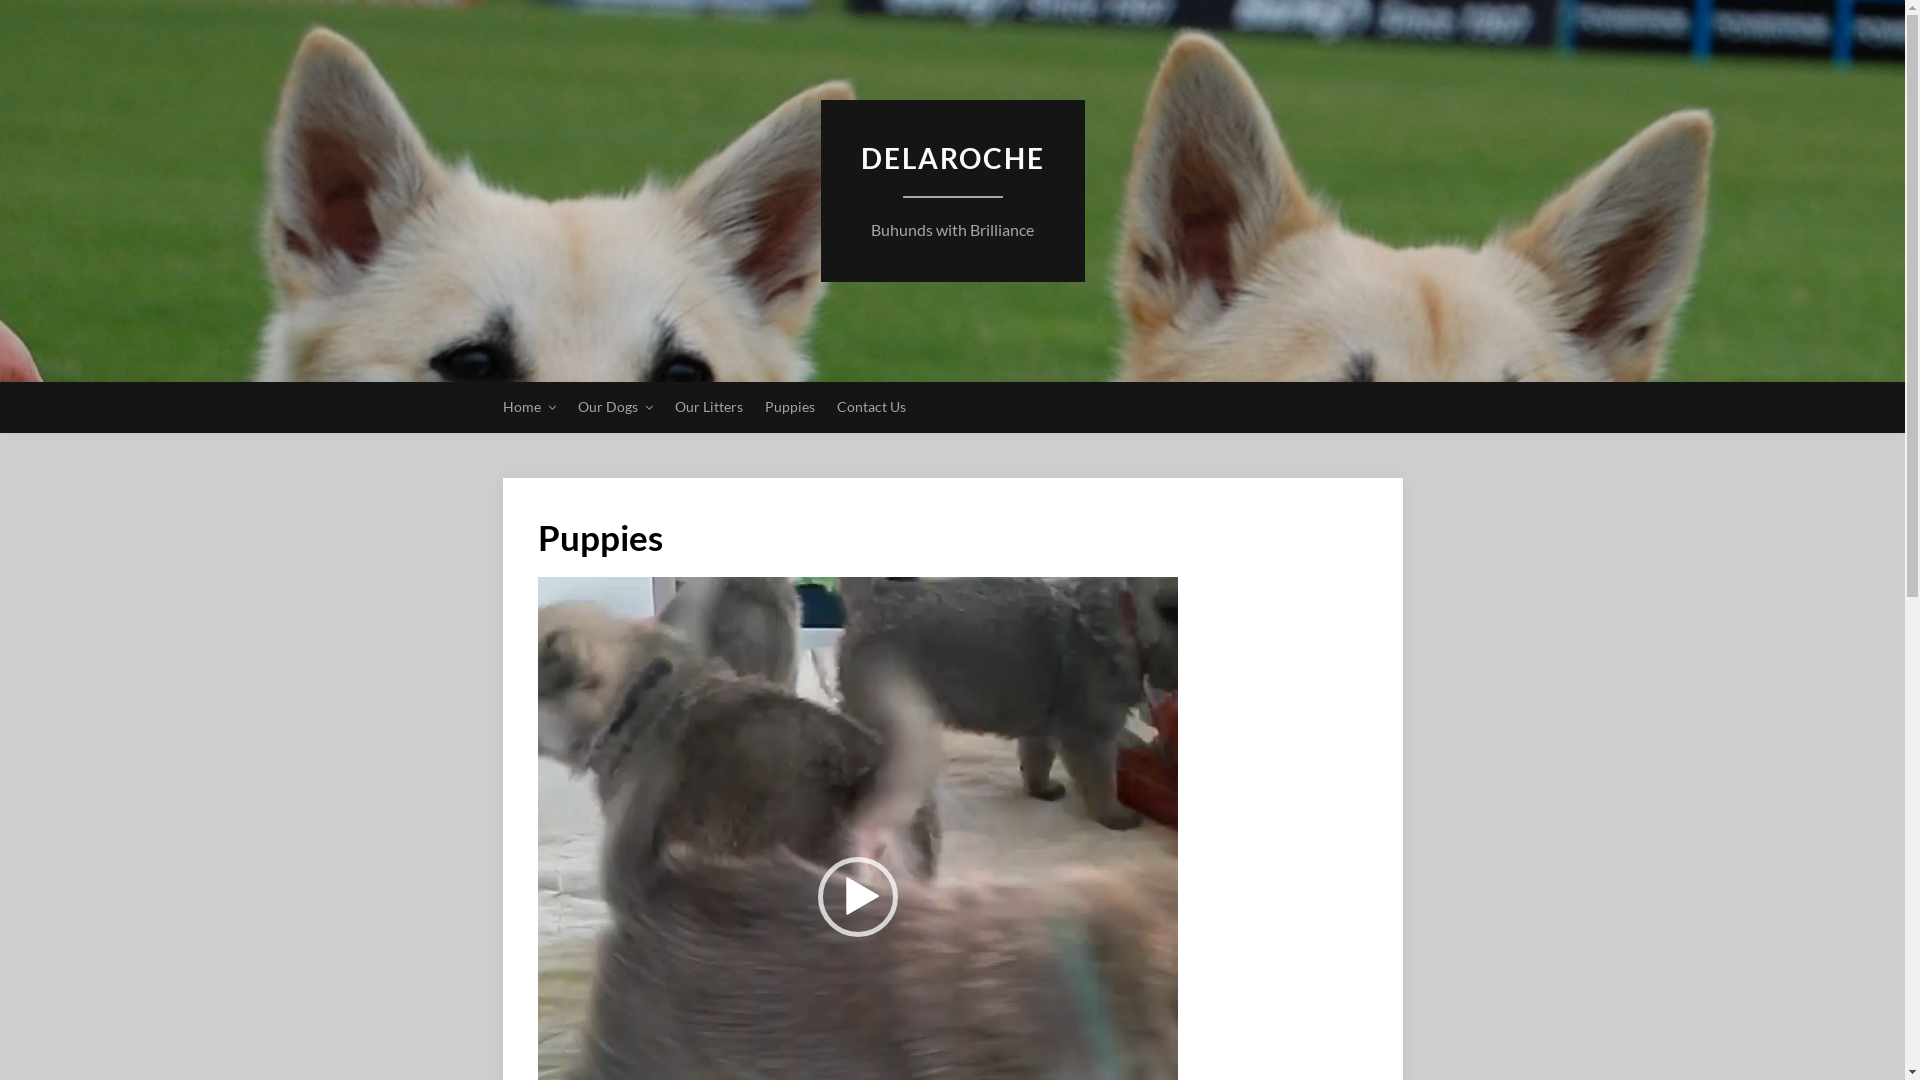  I want to click on 'Contact Us', so click(870, 406).